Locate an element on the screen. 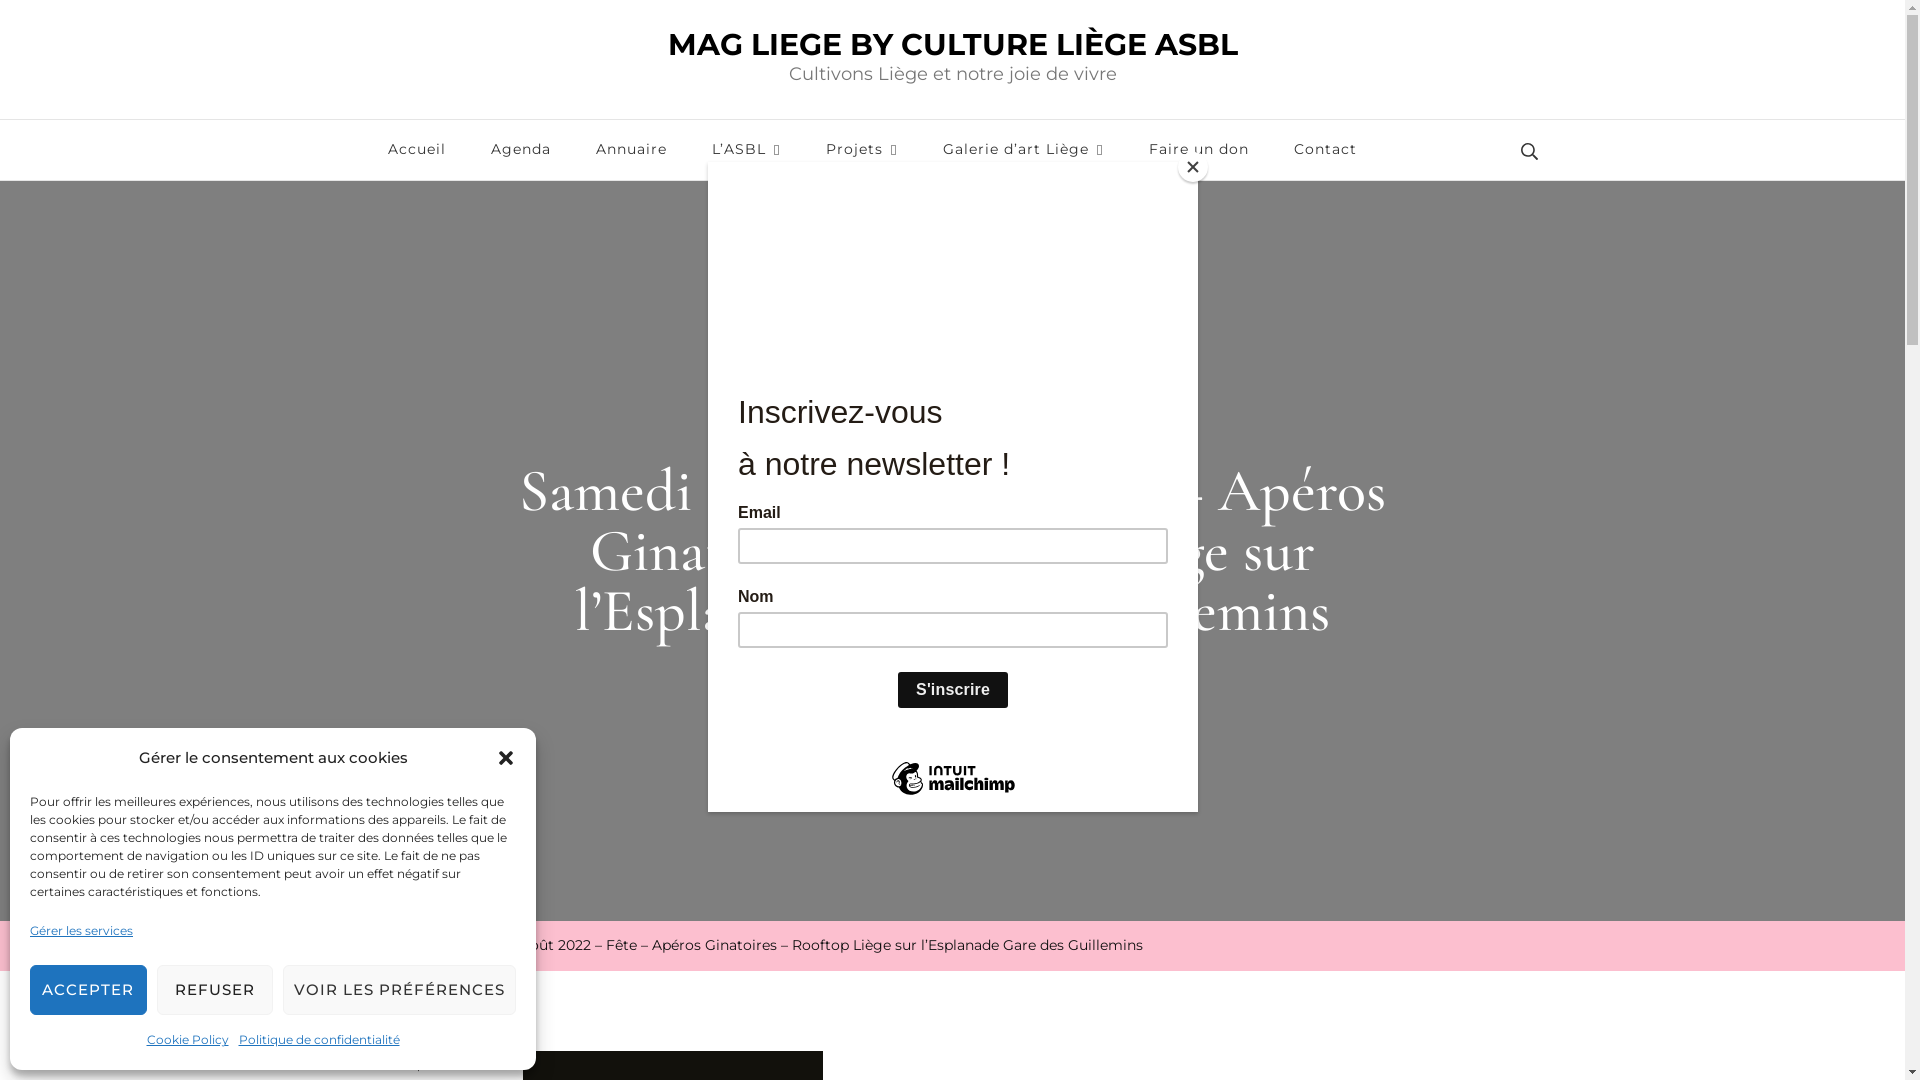 The image size is (1920, 1080). 'ACCEPTER' is located at coordinates (87, 990).